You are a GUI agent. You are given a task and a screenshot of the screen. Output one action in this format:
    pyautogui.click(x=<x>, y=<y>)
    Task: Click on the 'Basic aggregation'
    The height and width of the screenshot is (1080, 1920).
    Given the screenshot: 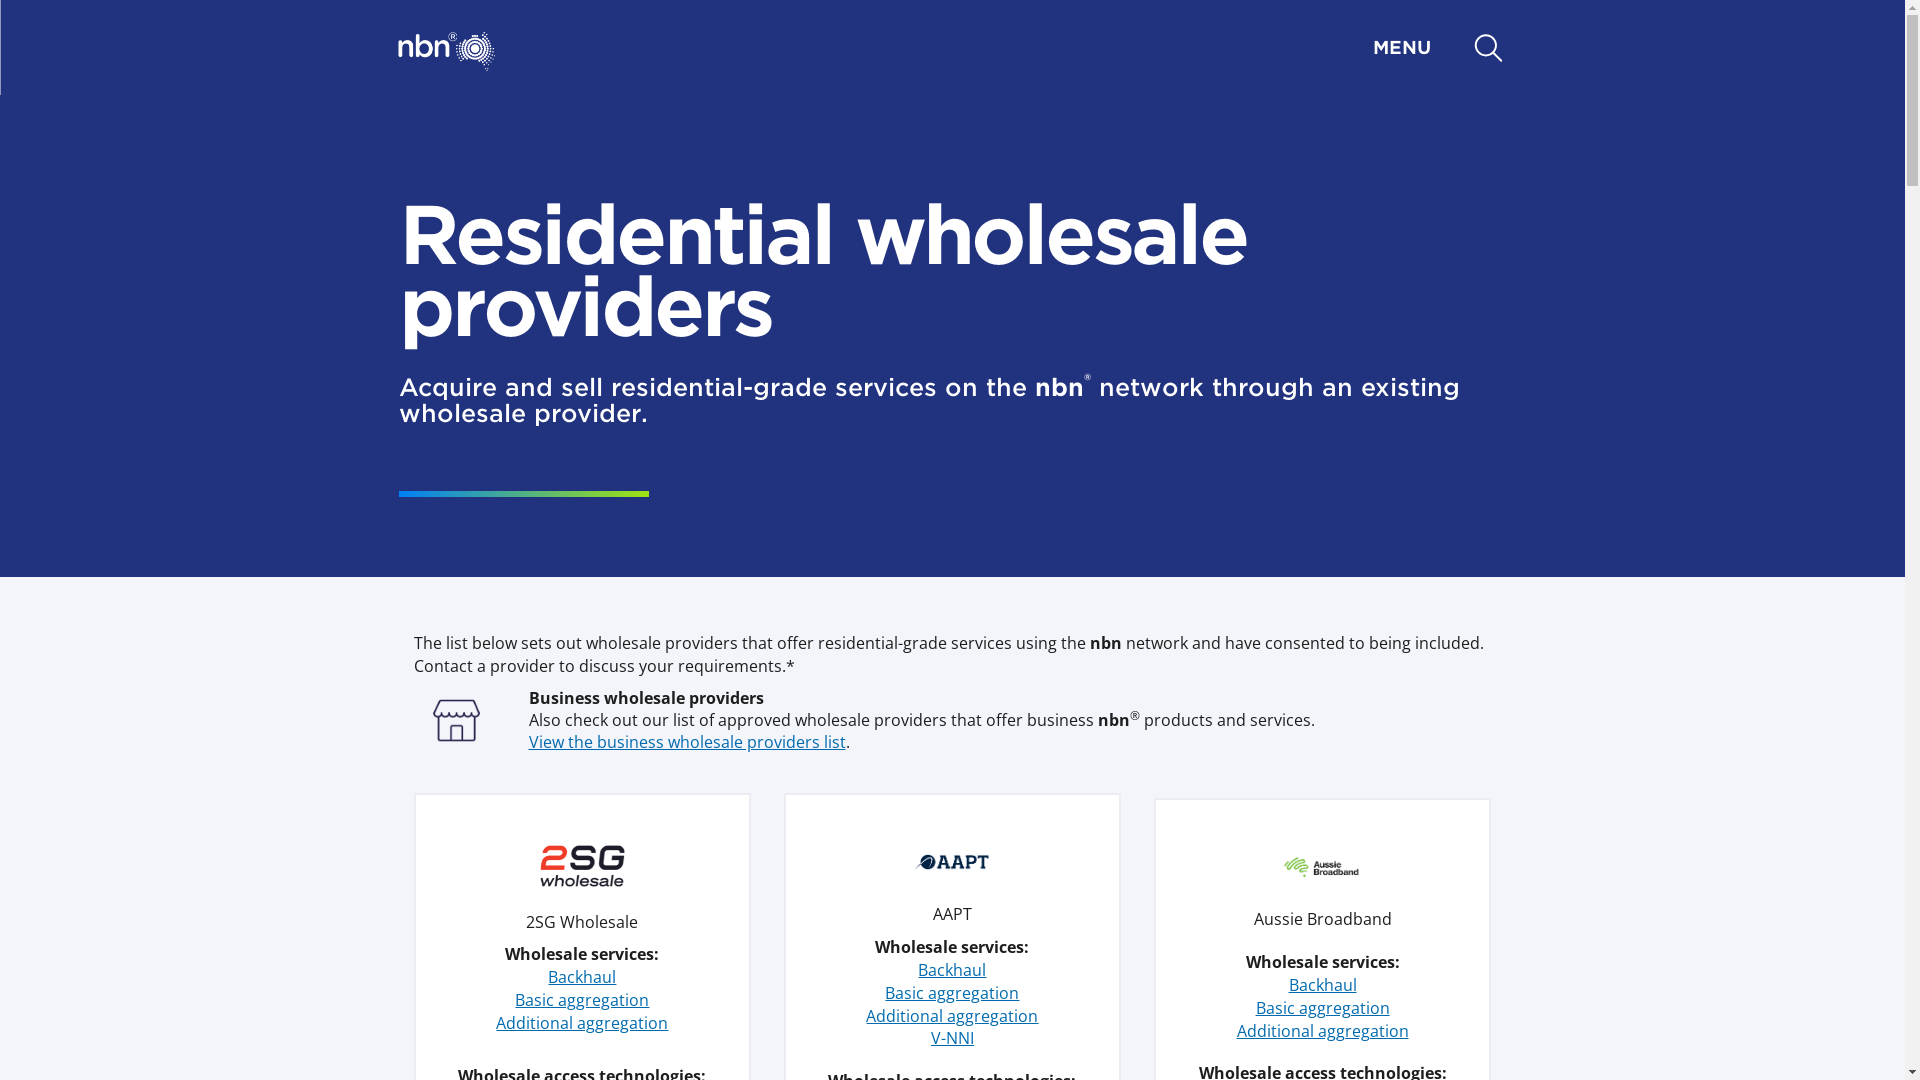 What is the action you would take?
    pyautogui.click(x=883, y=992)
    